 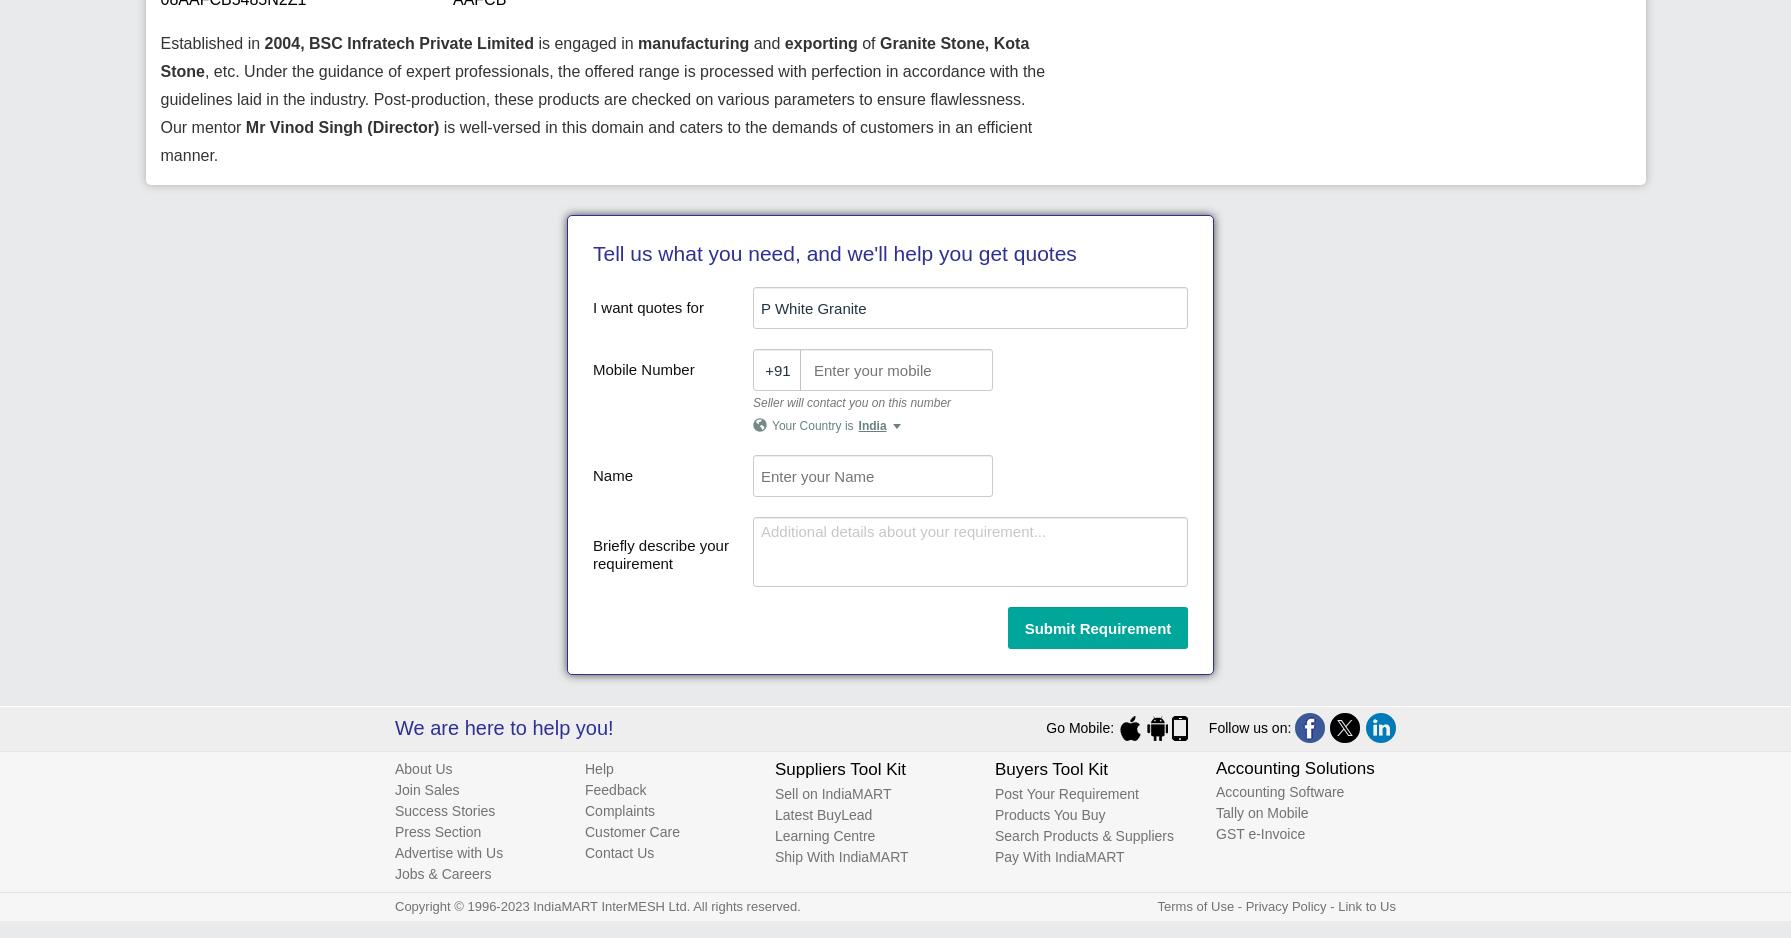 I want to click on 'Your Country is', so click(x=812, y=426).